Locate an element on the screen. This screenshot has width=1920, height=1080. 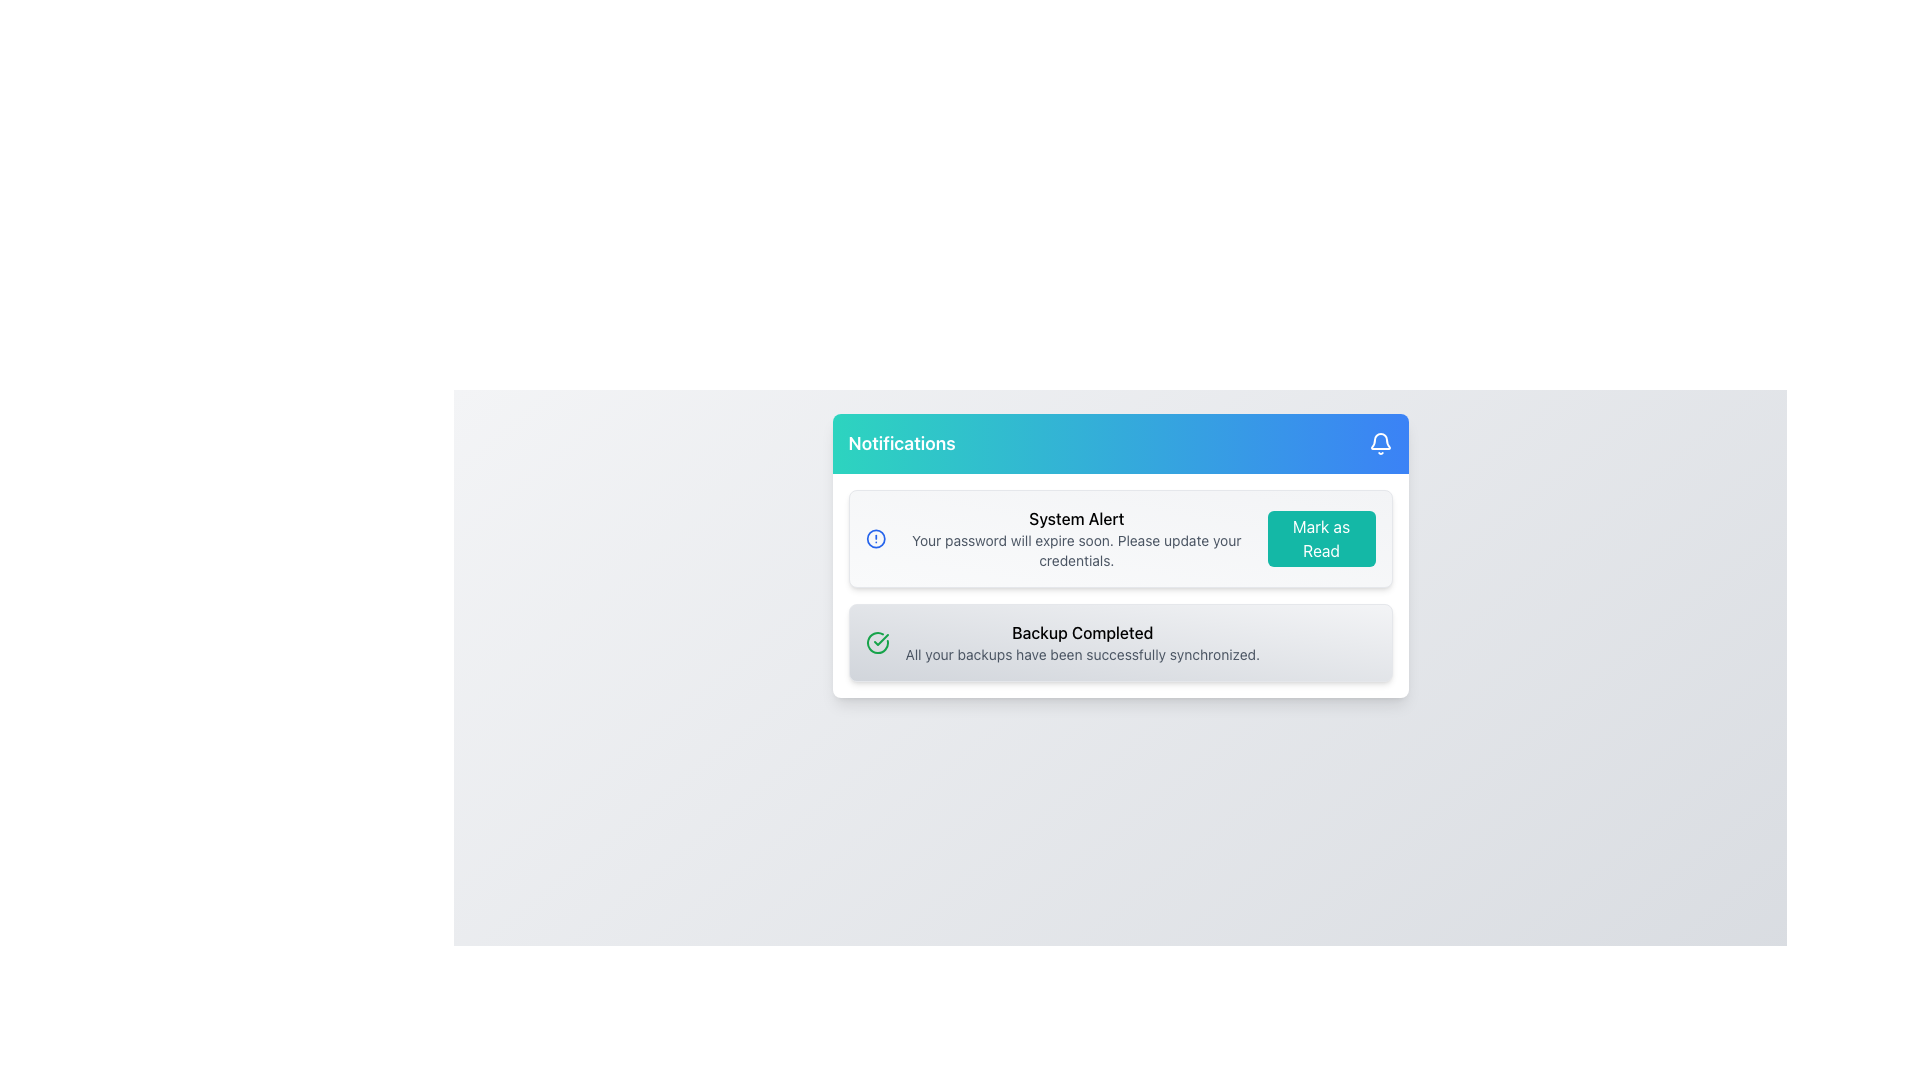
the 'System Alert' text label located in the top notification card of the Notifications interface, which is centered horizontally within the card is located at coordinates (1075, 518).